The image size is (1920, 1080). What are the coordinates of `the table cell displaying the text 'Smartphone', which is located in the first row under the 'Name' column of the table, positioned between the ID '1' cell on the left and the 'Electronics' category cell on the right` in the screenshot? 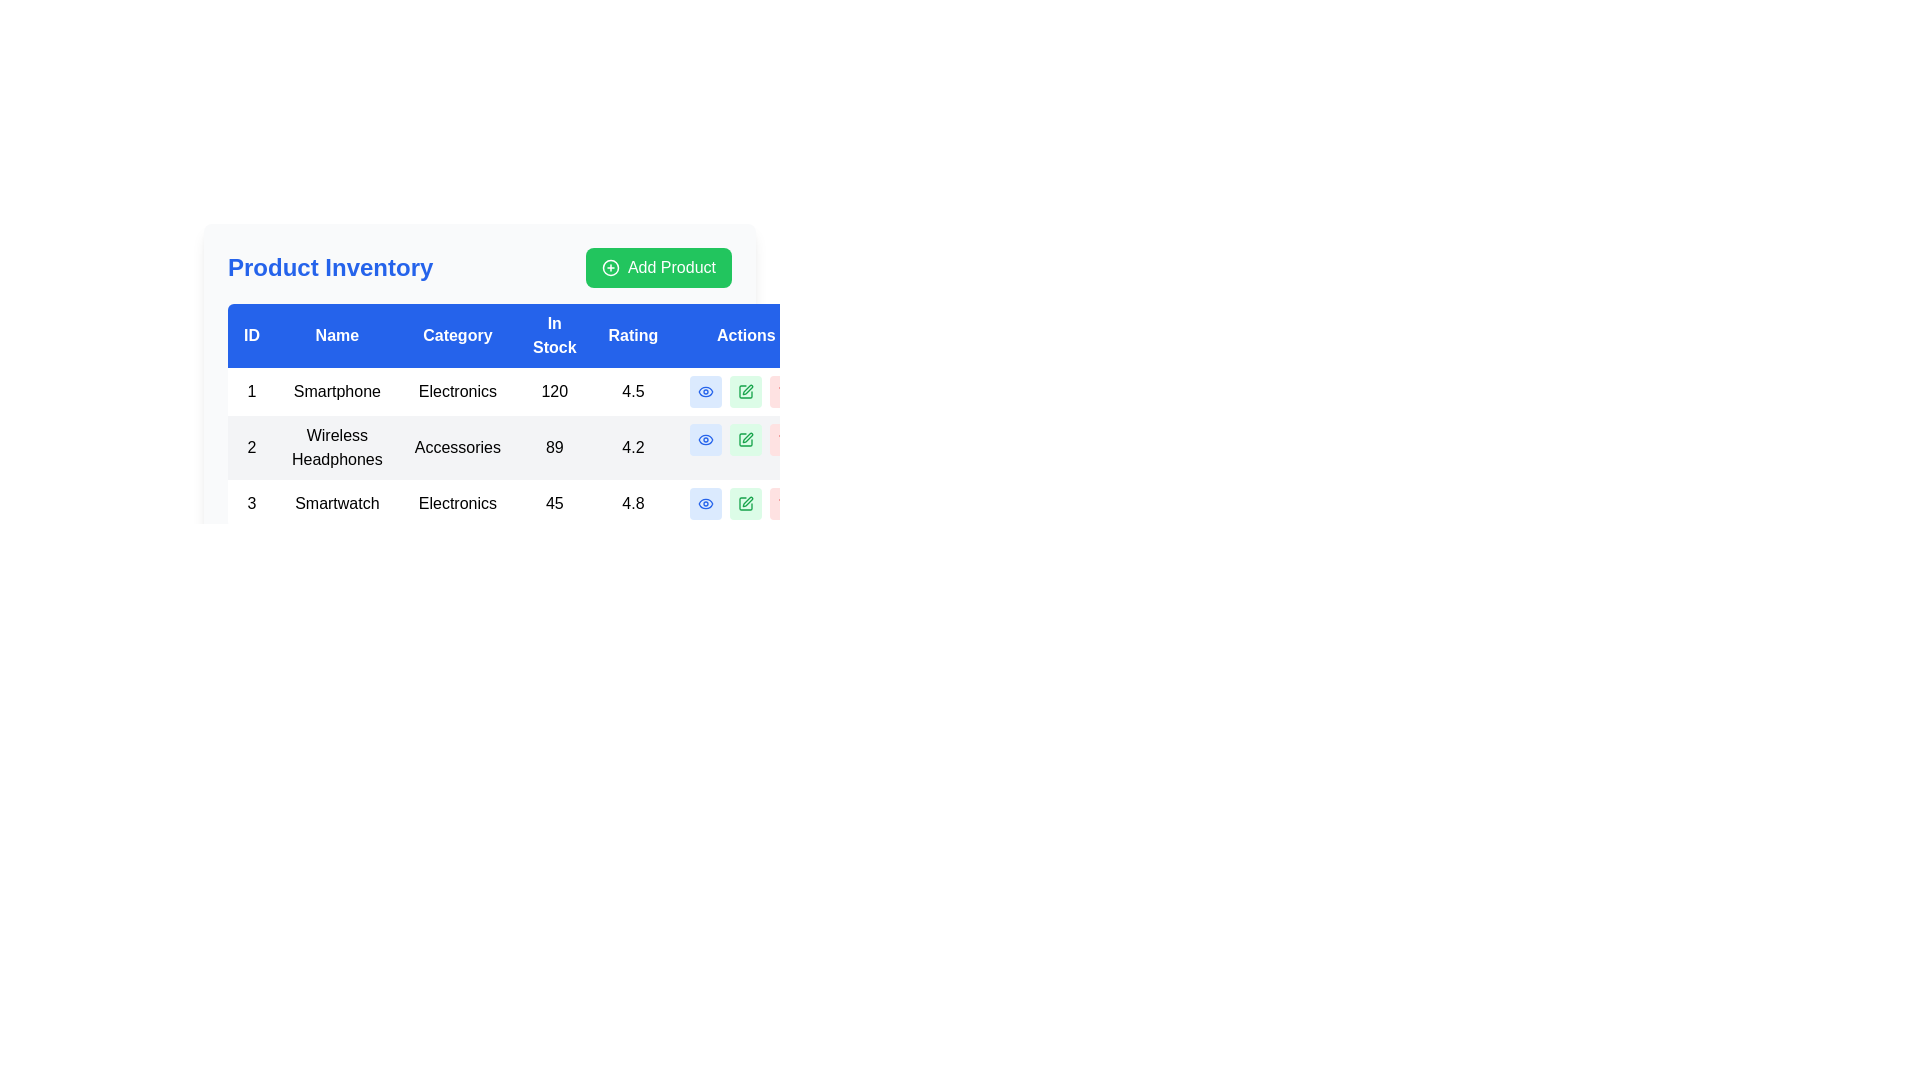 It's located at (337, 392).